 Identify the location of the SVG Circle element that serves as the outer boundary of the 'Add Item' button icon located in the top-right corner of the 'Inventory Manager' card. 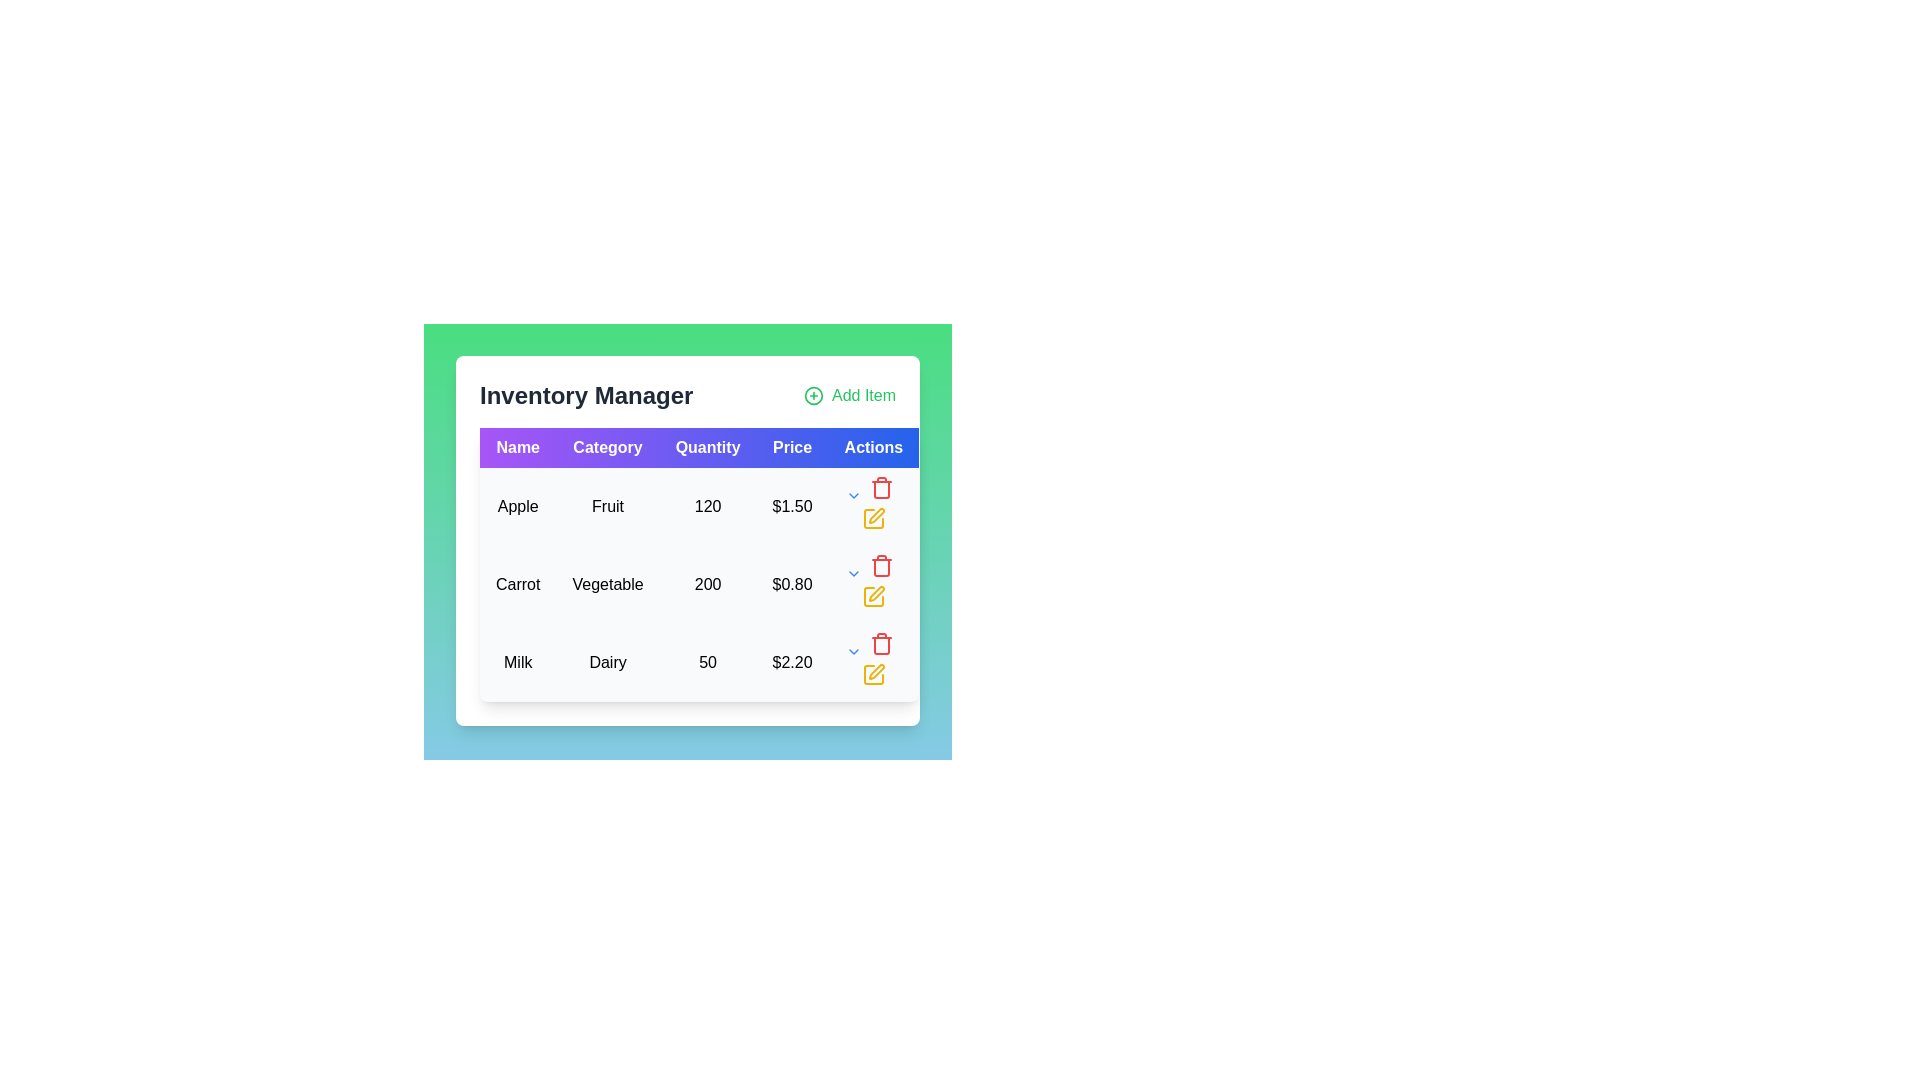
(813, 396).